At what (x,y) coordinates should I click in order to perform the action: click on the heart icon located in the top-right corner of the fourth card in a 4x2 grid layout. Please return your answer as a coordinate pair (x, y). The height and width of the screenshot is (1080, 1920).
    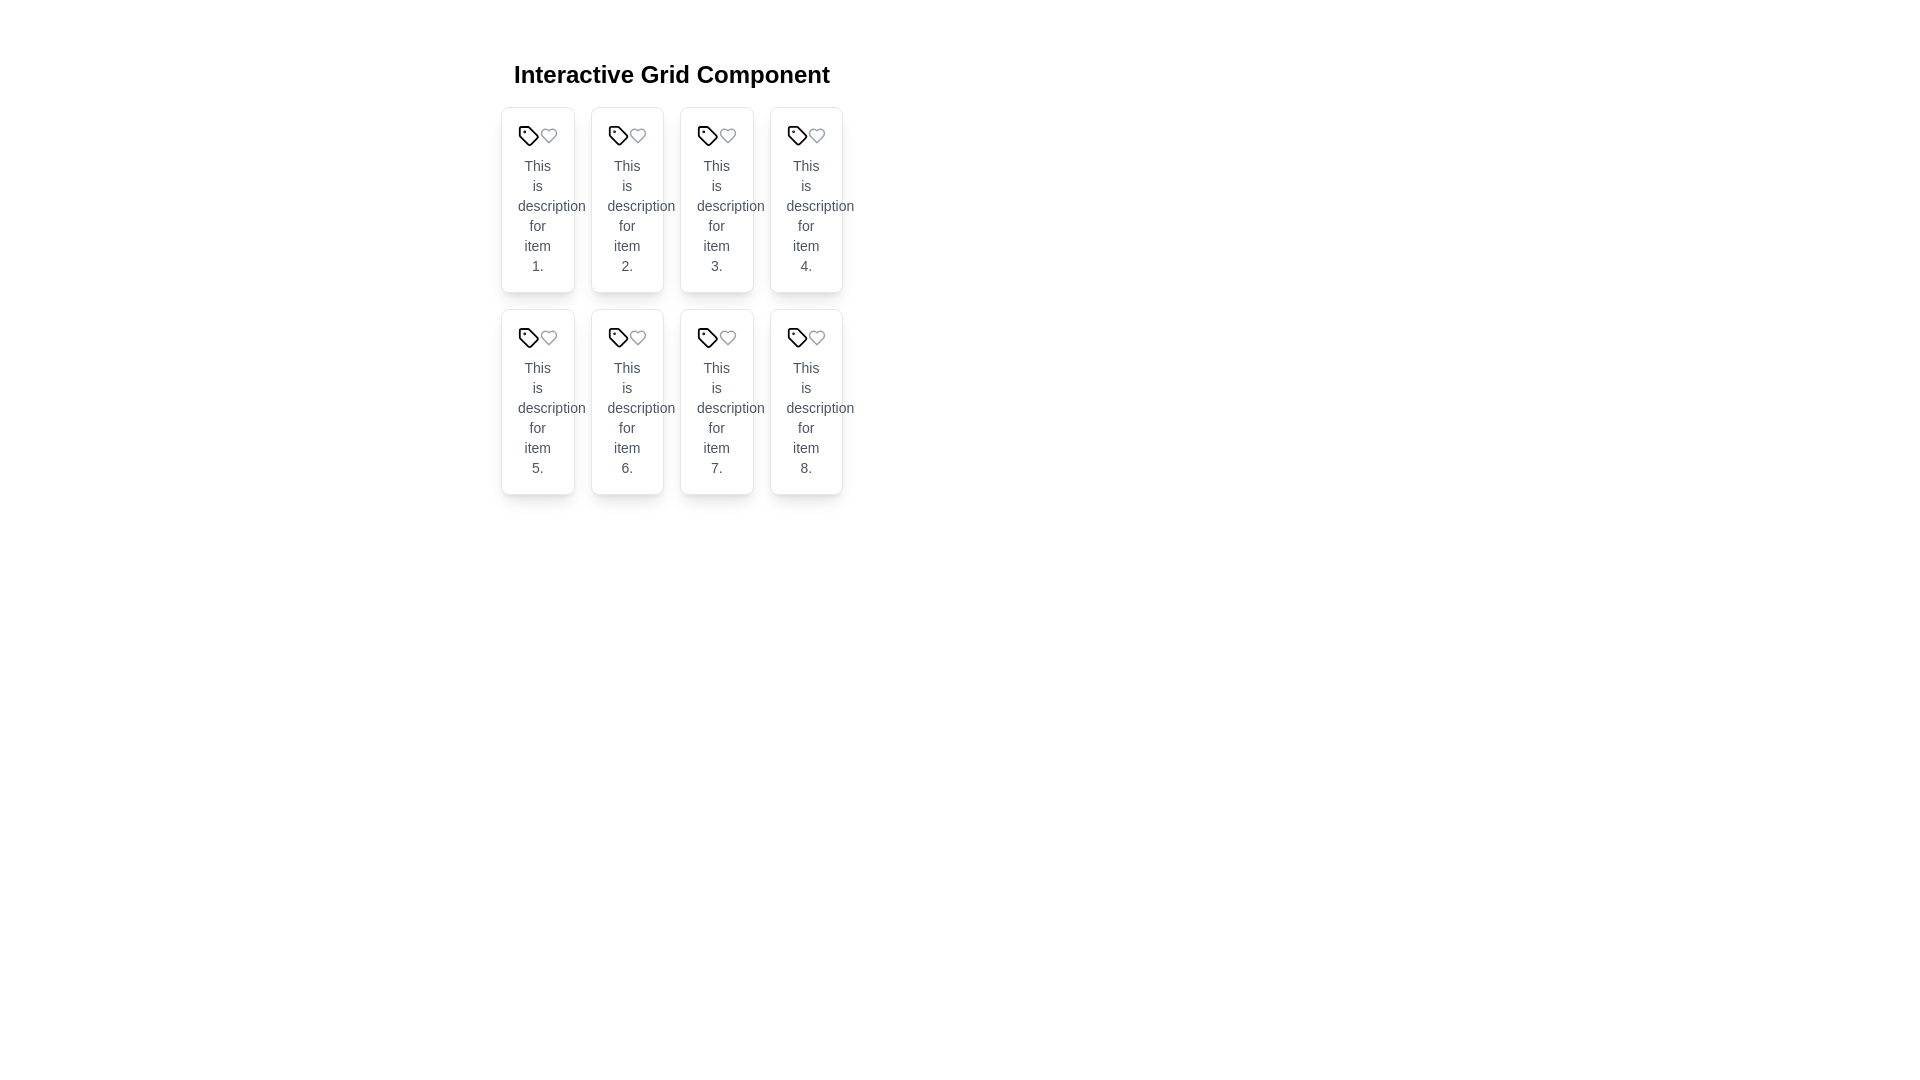
    Looking at the image, I should click on (816, 135).